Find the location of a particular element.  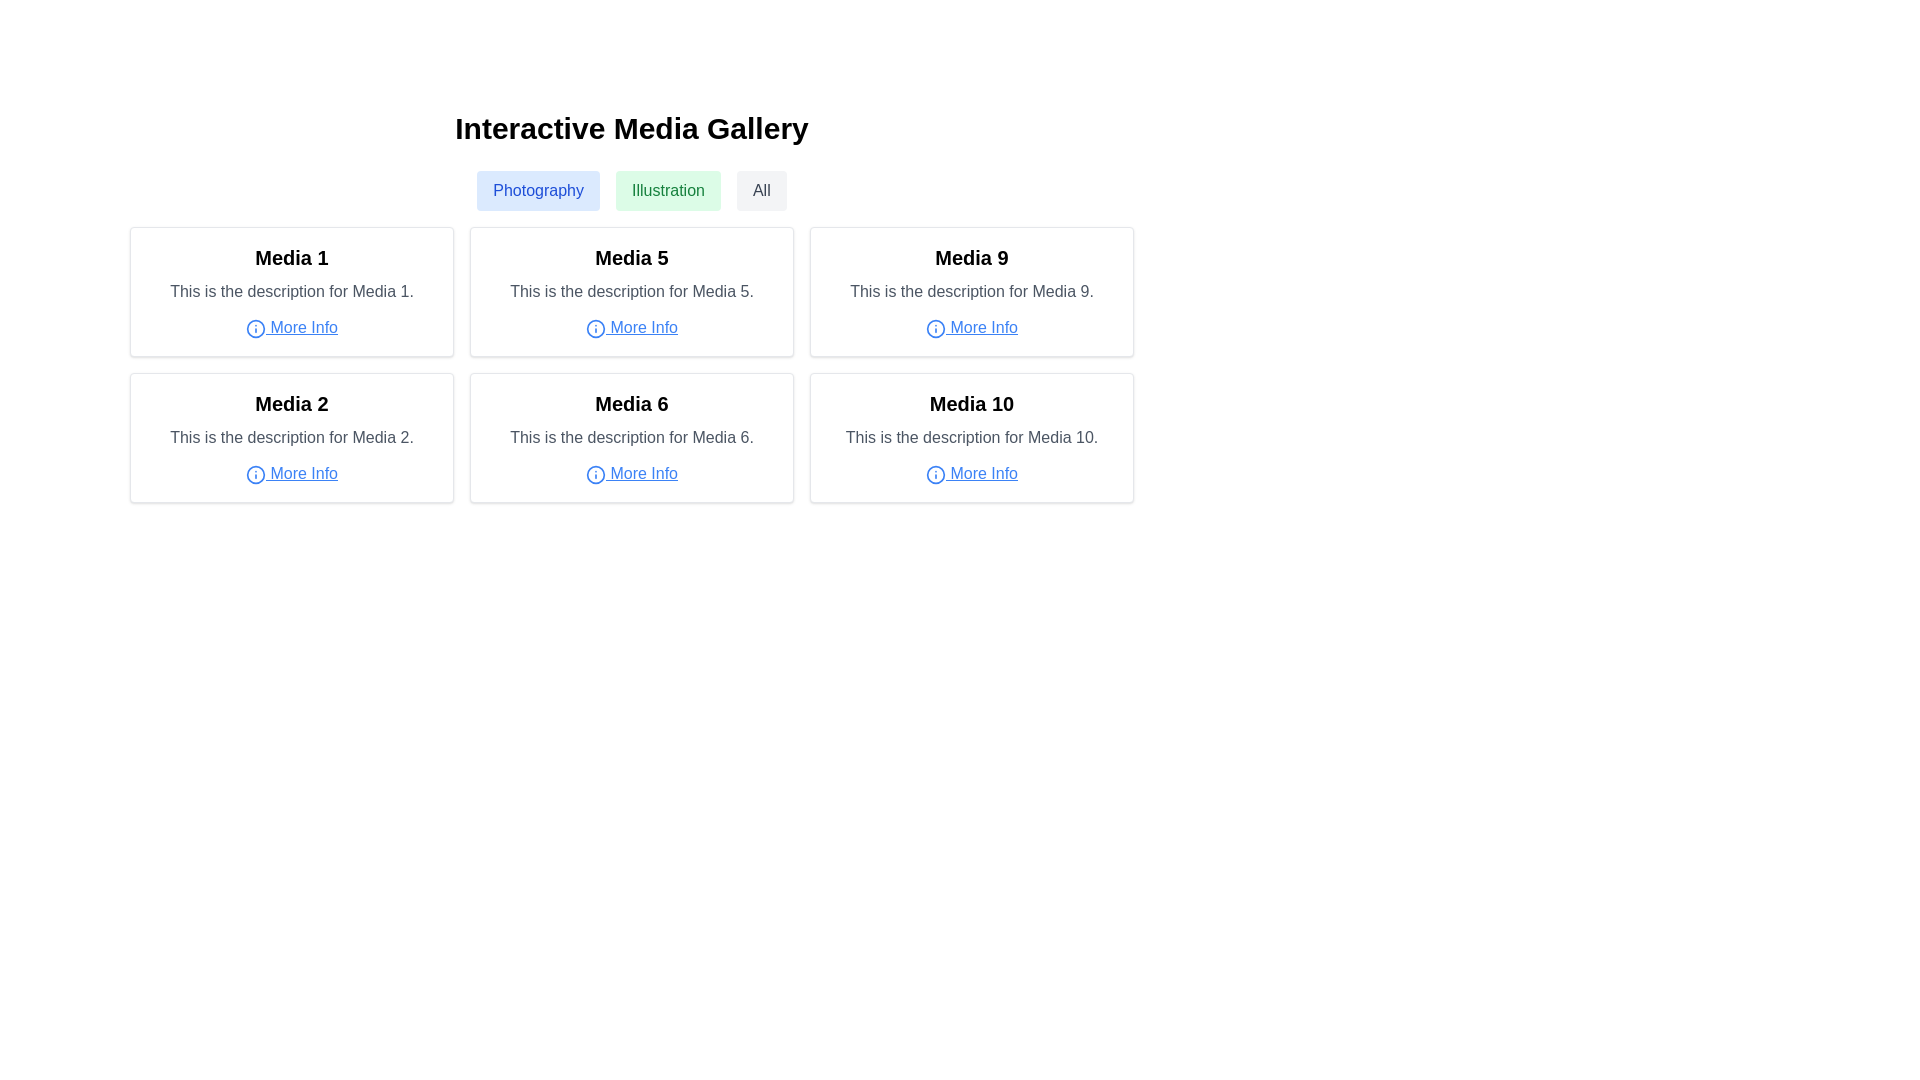

the third interactive card in the second row of the grid layout, which provides a summary for a media item is located at coordinates (631, 437).